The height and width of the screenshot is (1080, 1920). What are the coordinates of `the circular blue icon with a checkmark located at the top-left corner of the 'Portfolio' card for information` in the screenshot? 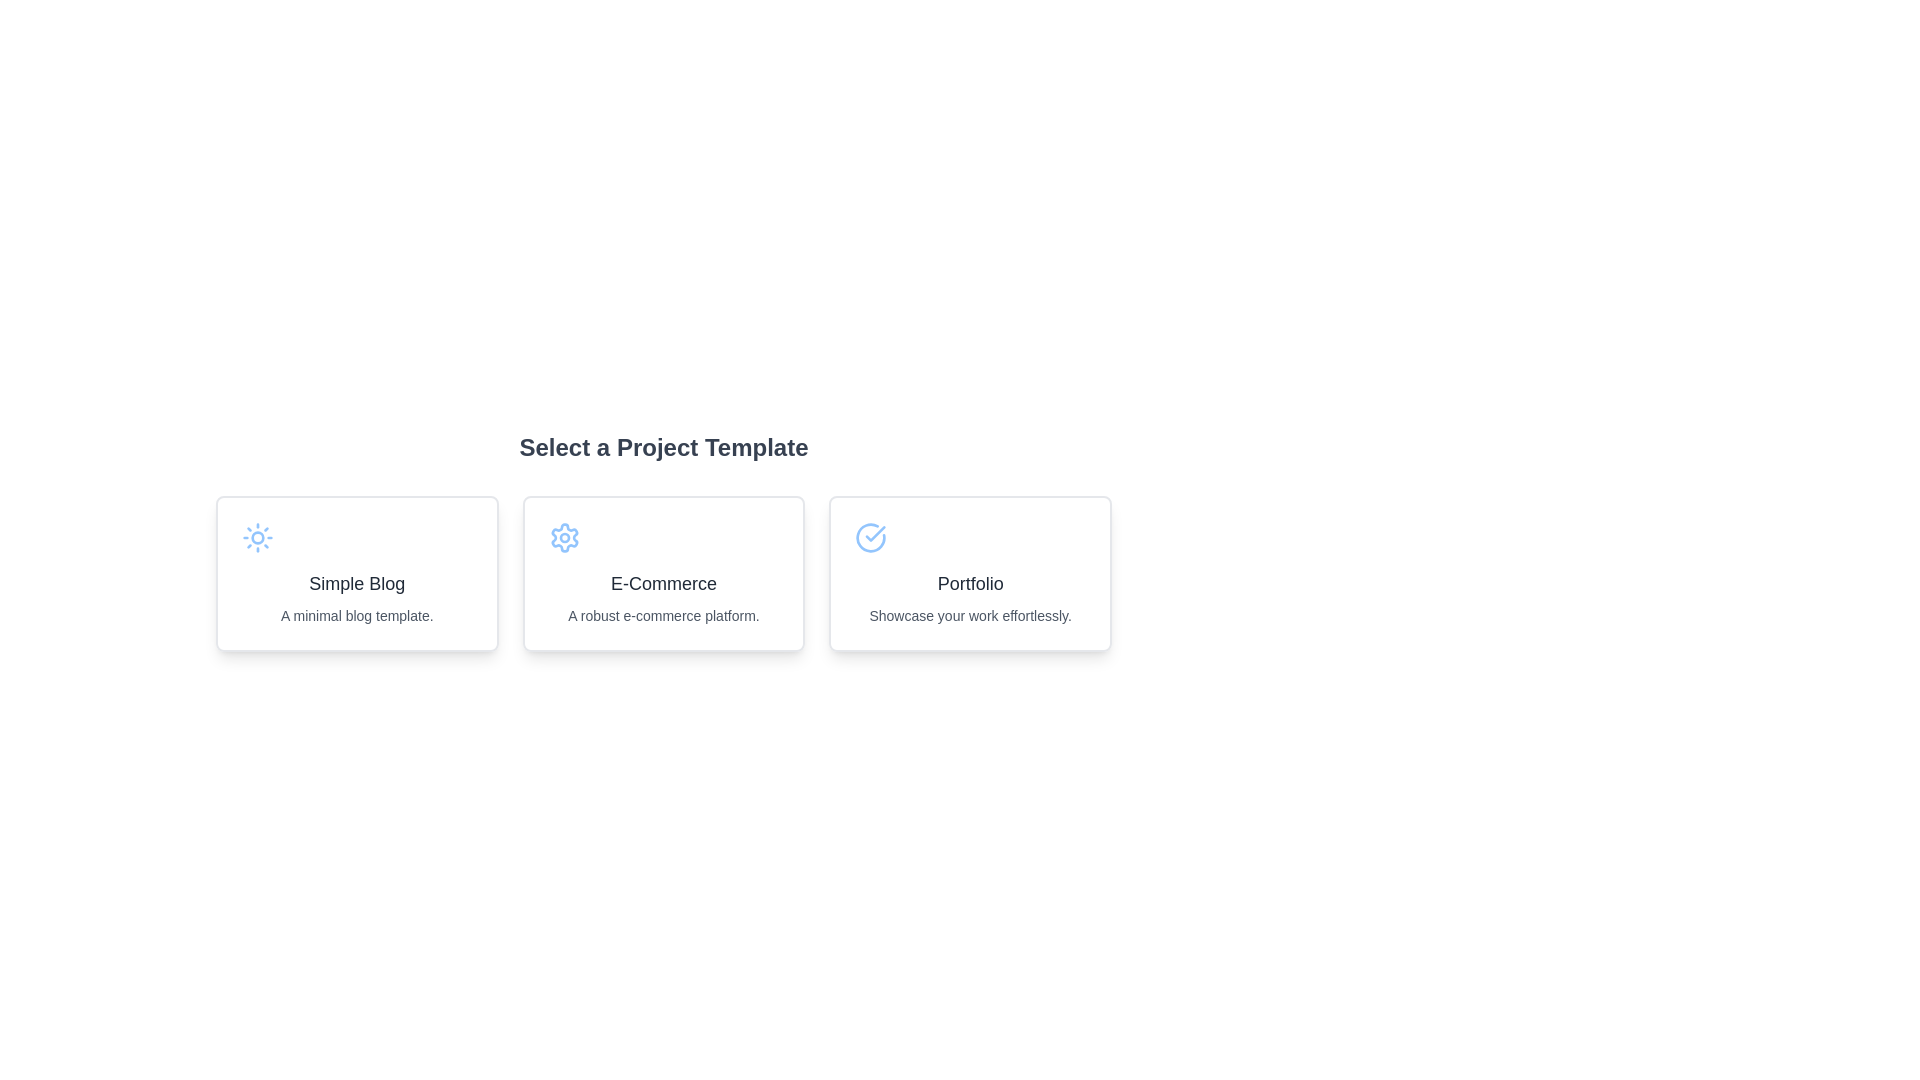 It's located at (871, 536).